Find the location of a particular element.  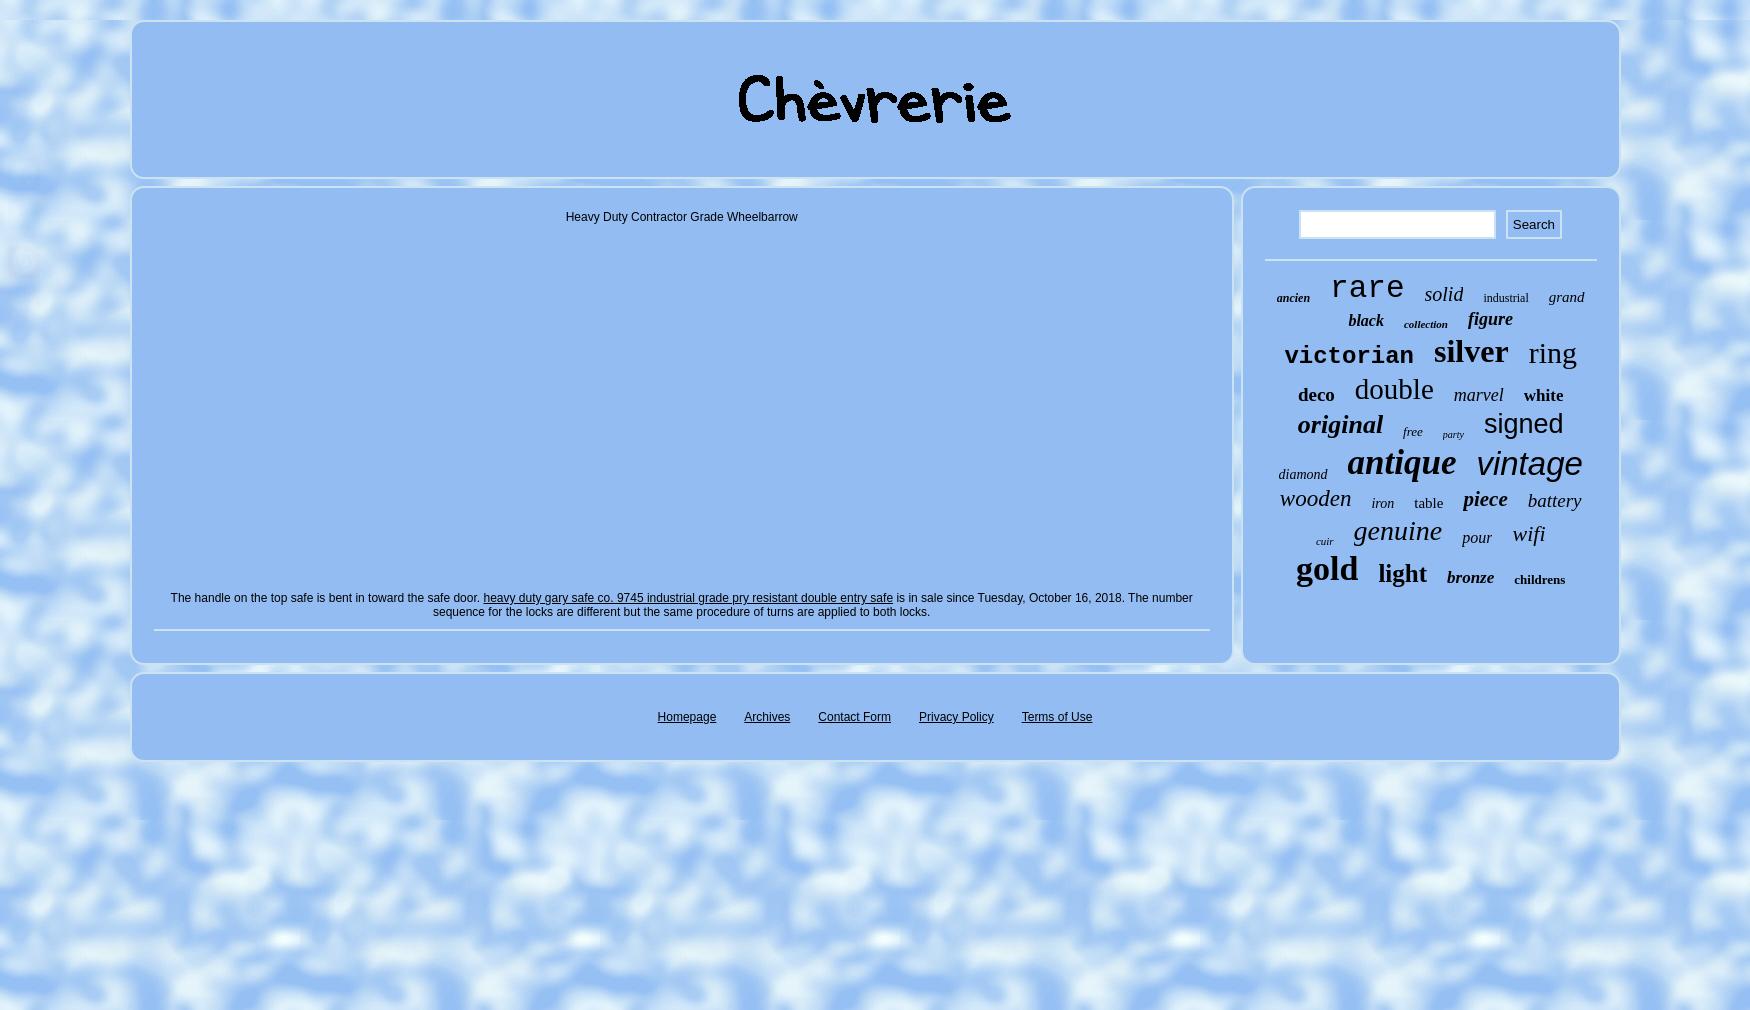

'party' is located at coordinates (1452, 434).